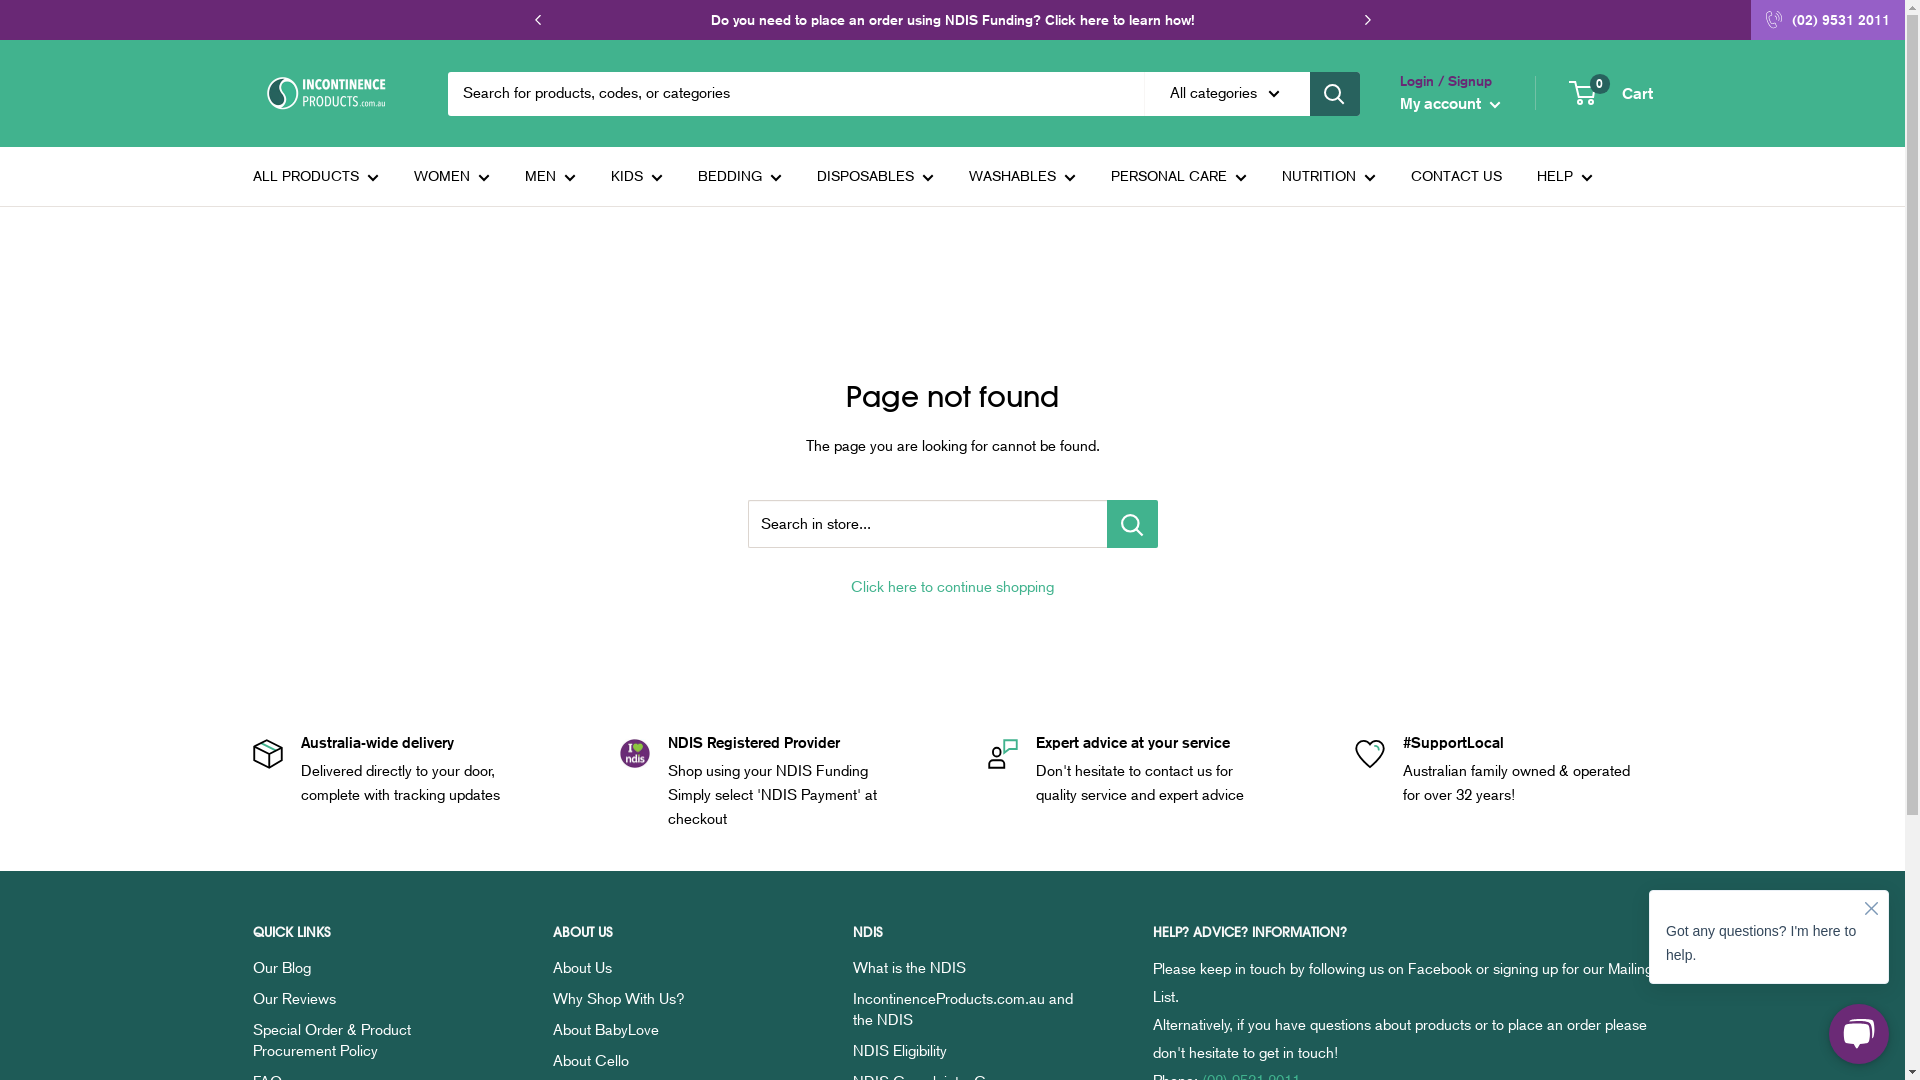 This screenshot has width=1920, height=1080. Describe the element at coordinates (552, 1029) in the screenshot. I see `'About BabyLove'` at that location.